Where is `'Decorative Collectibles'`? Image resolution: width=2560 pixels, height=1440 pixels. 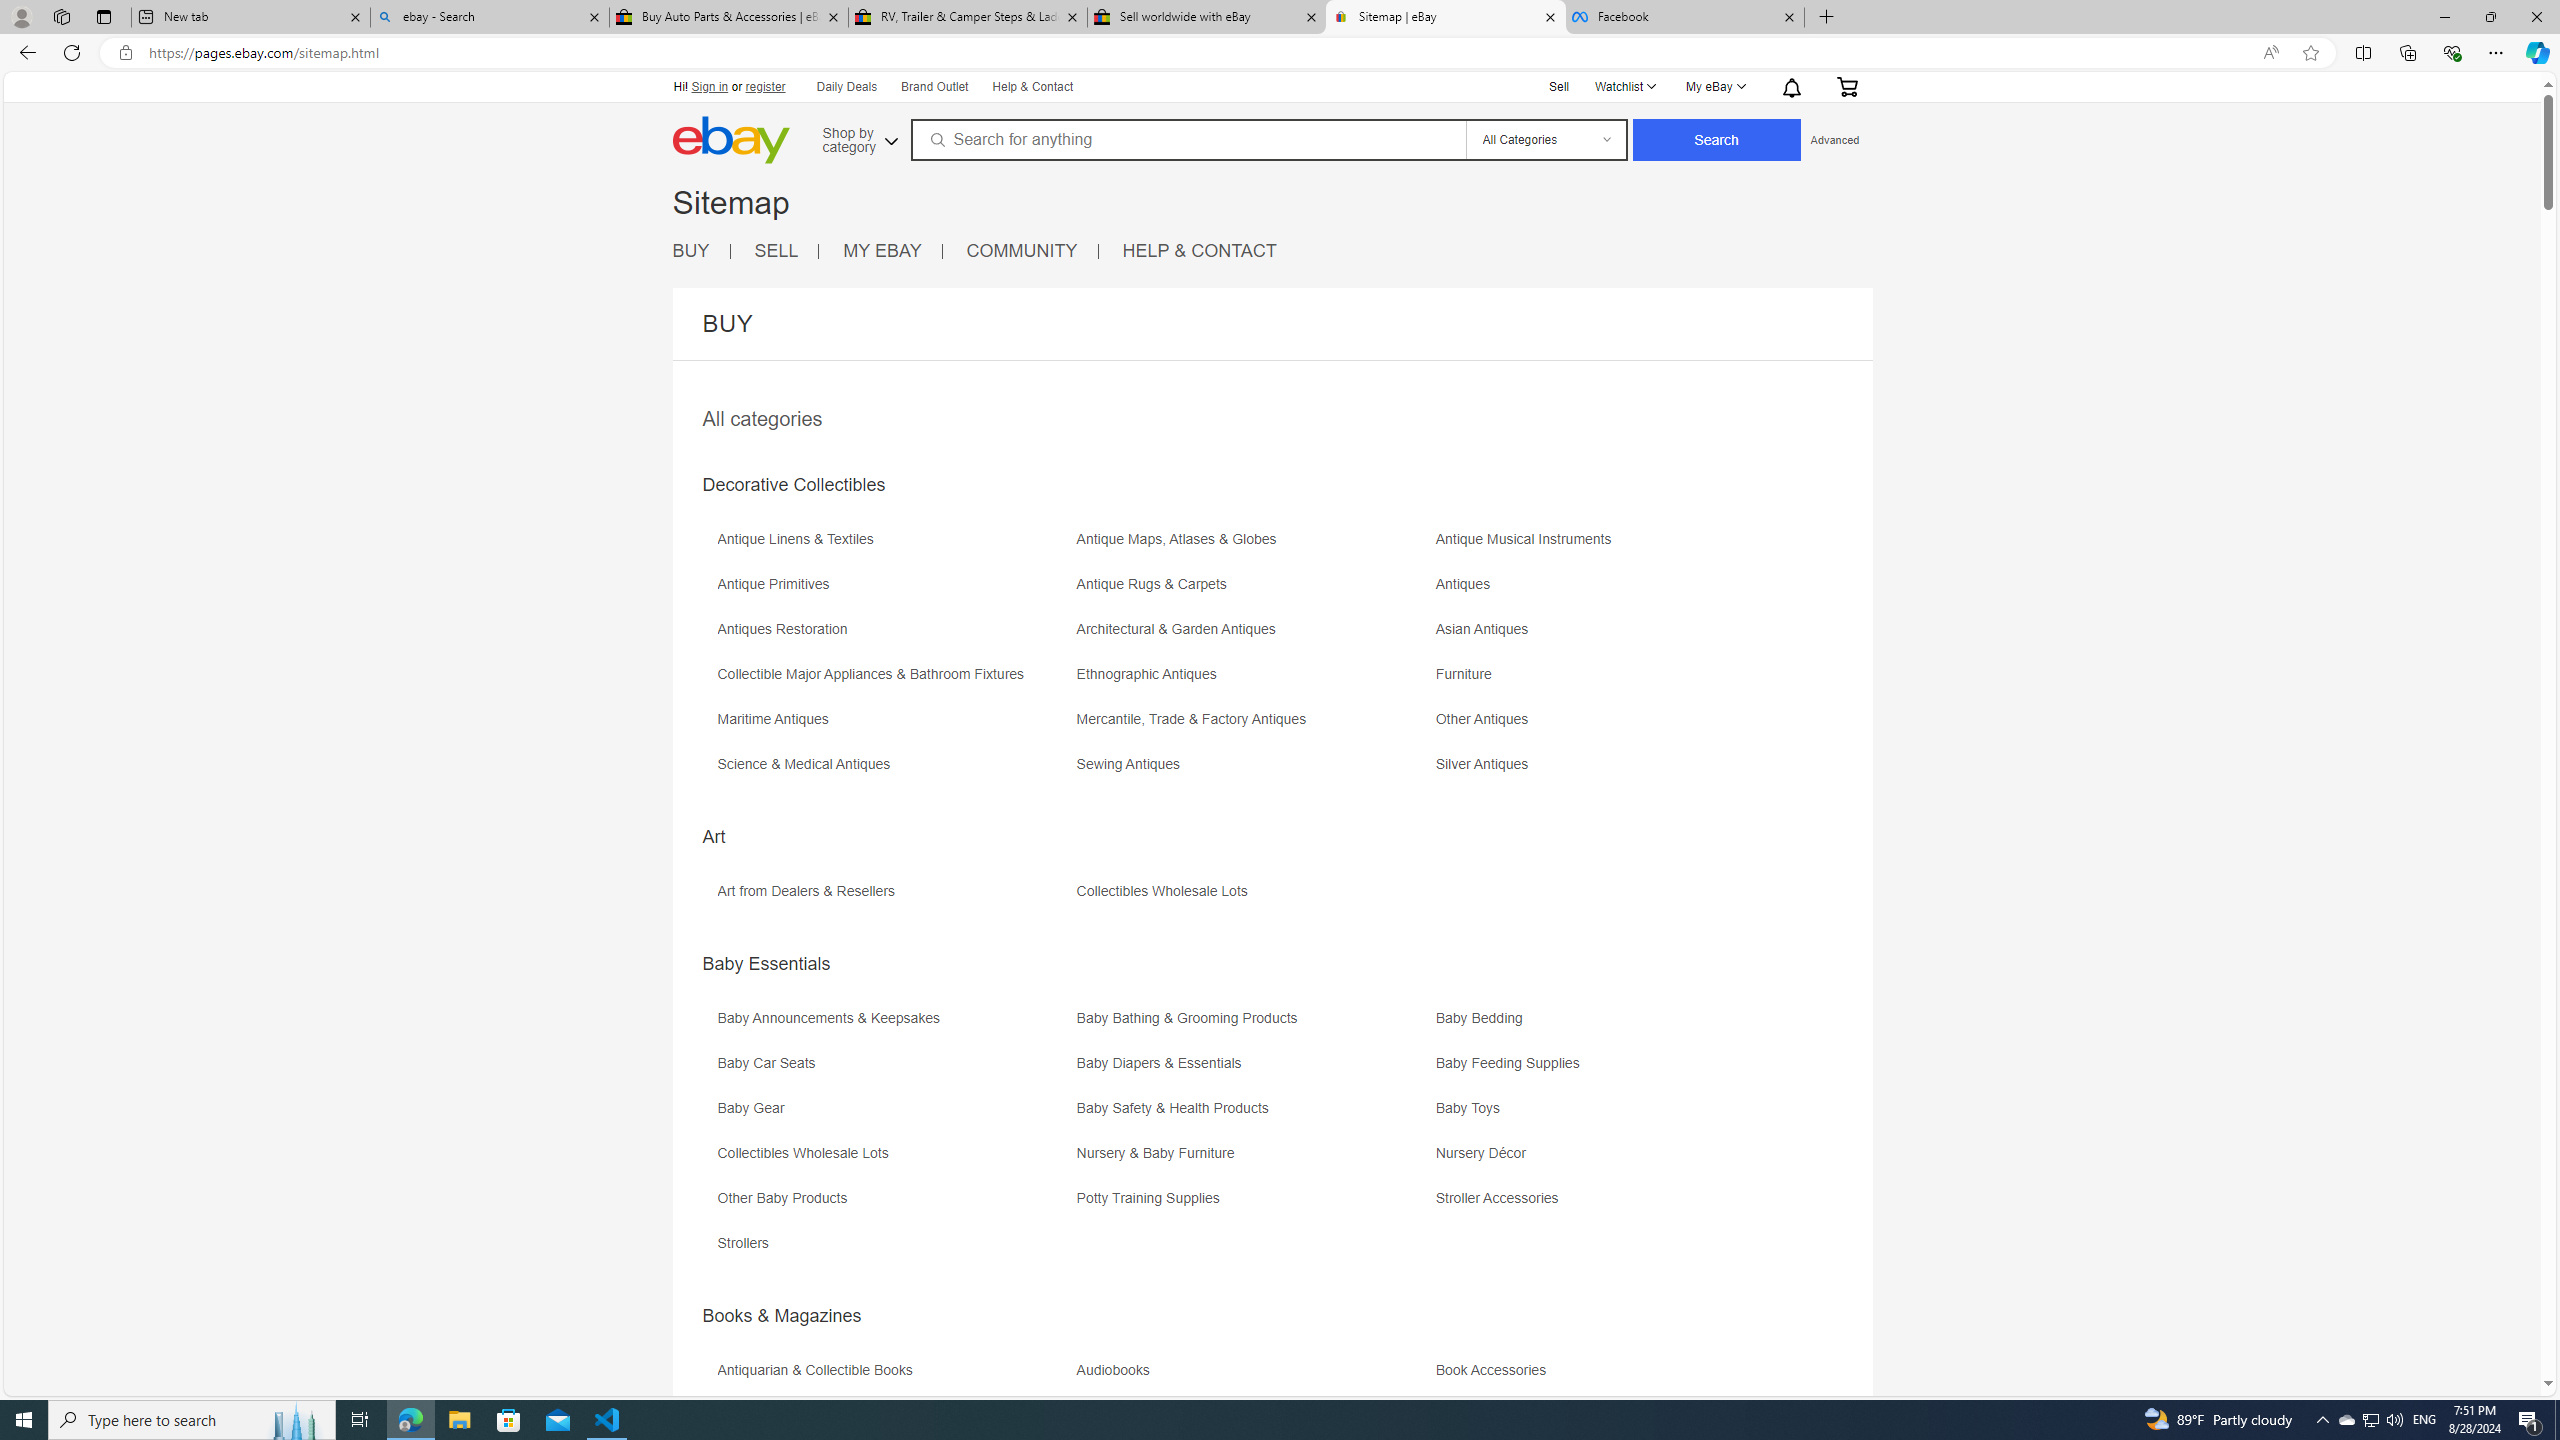
'Decorative Collectibles' is located at coordinates (792, 485).